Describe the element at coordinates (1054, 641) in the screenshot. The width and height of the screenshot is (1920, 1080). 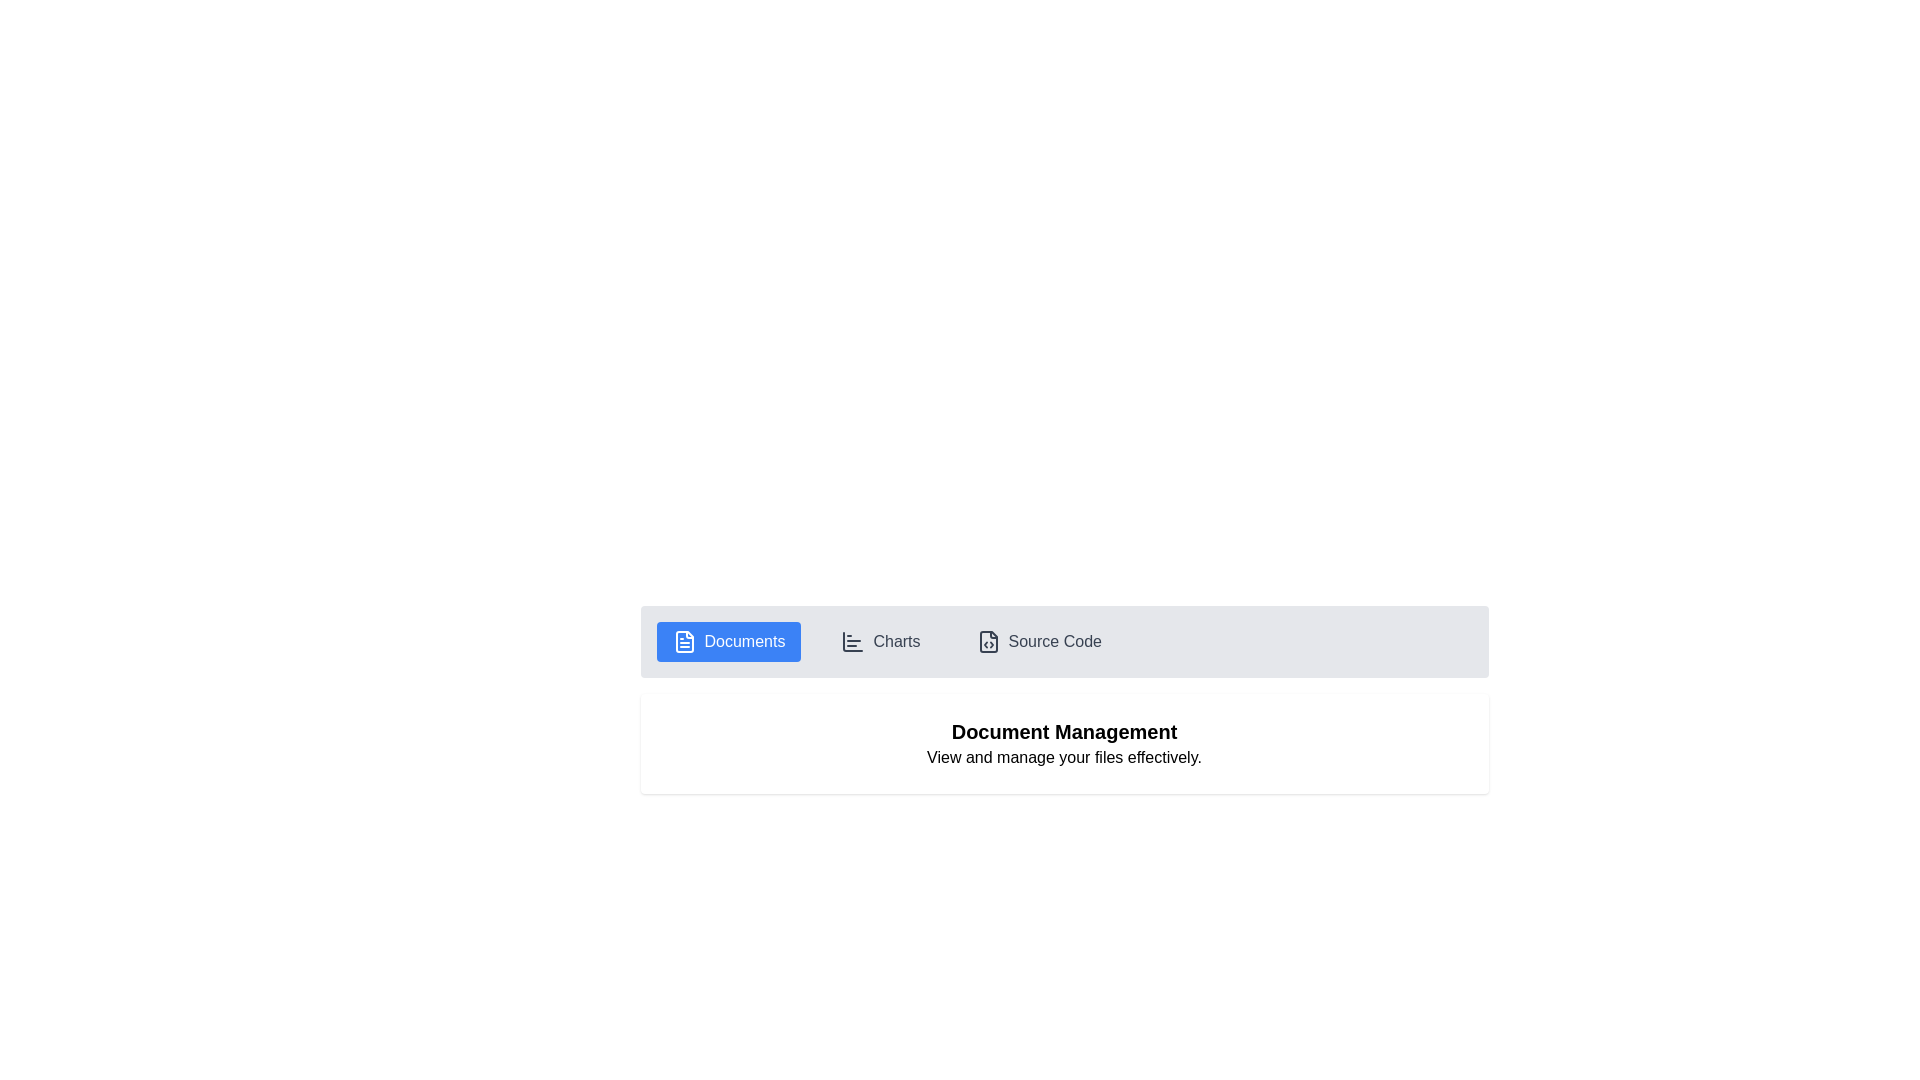
I see `the 'Source Code' label in the navigation bar` at that location.